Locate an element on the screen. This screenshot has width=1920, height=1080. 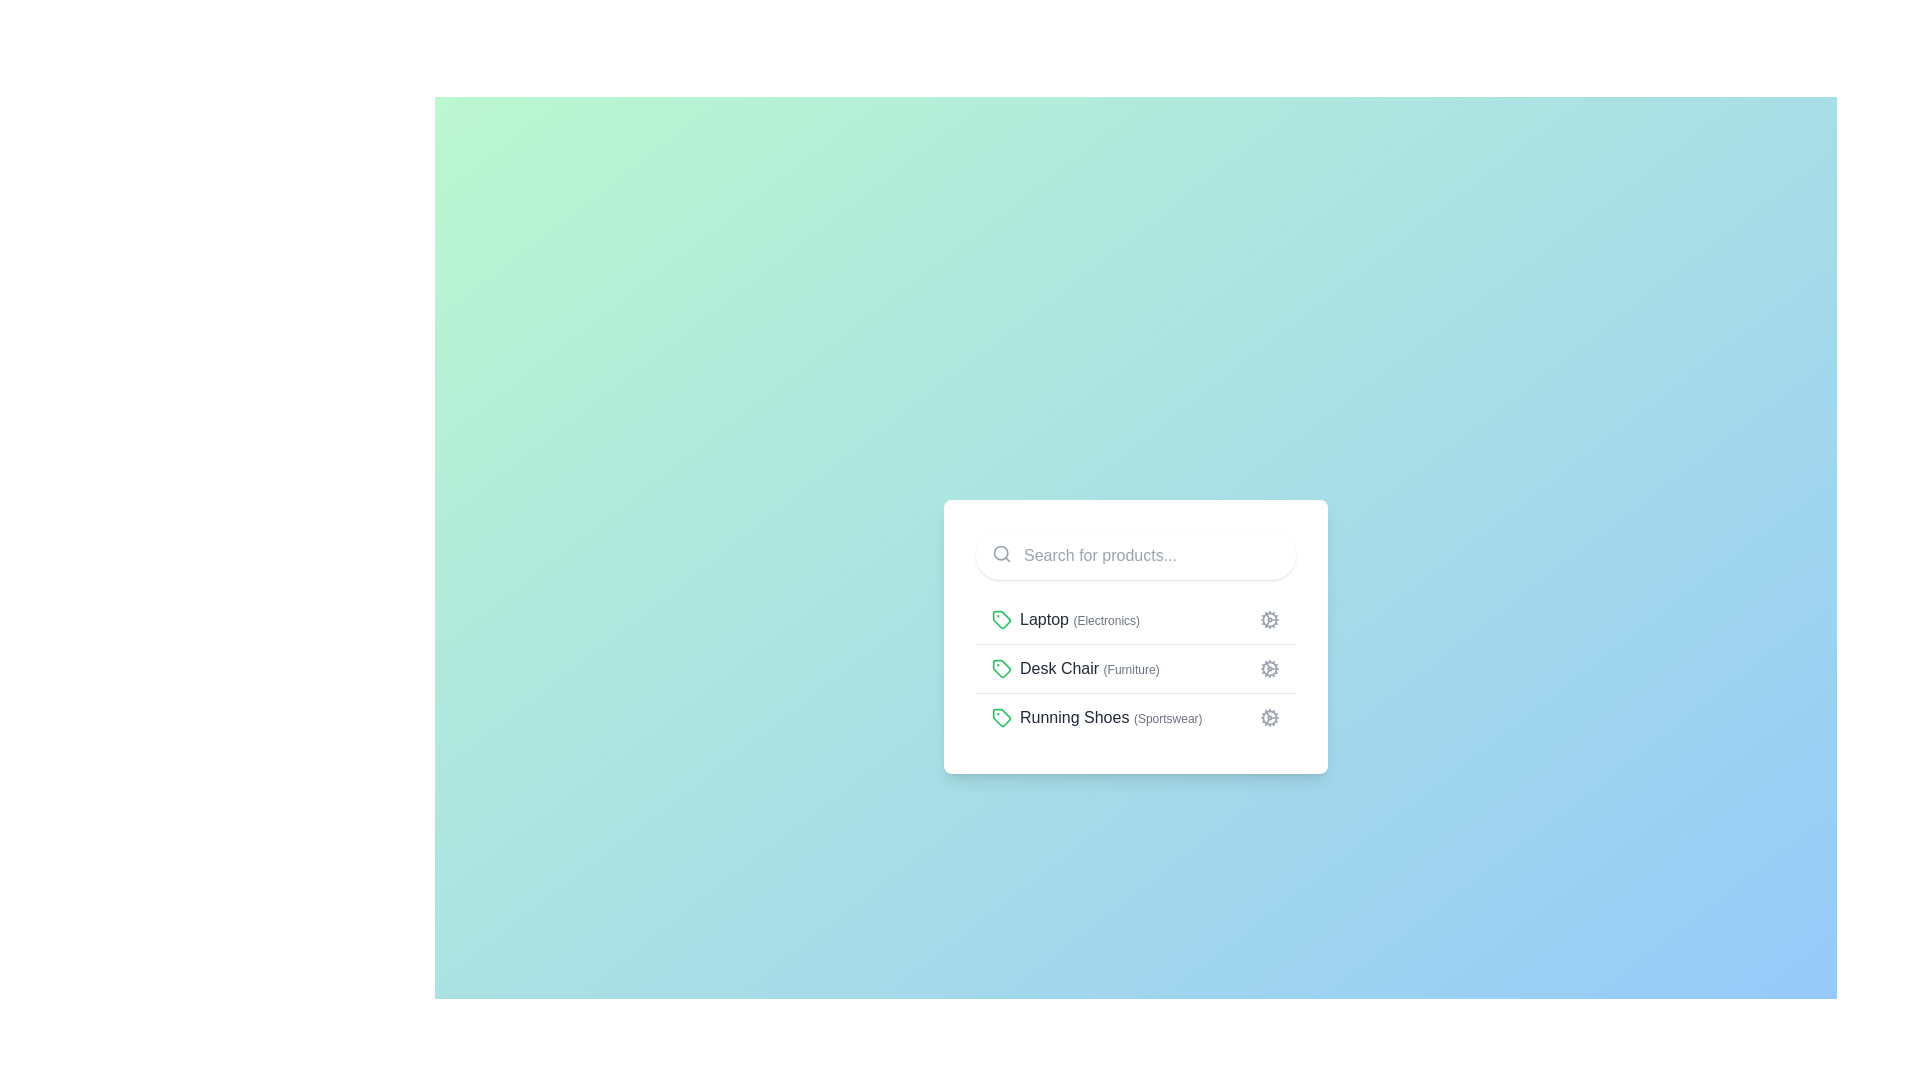
the text label that provides additional information about the 'Laptop' category, indicating its belonging to the 'Electronics' category is located at coordinates (1105, 620).